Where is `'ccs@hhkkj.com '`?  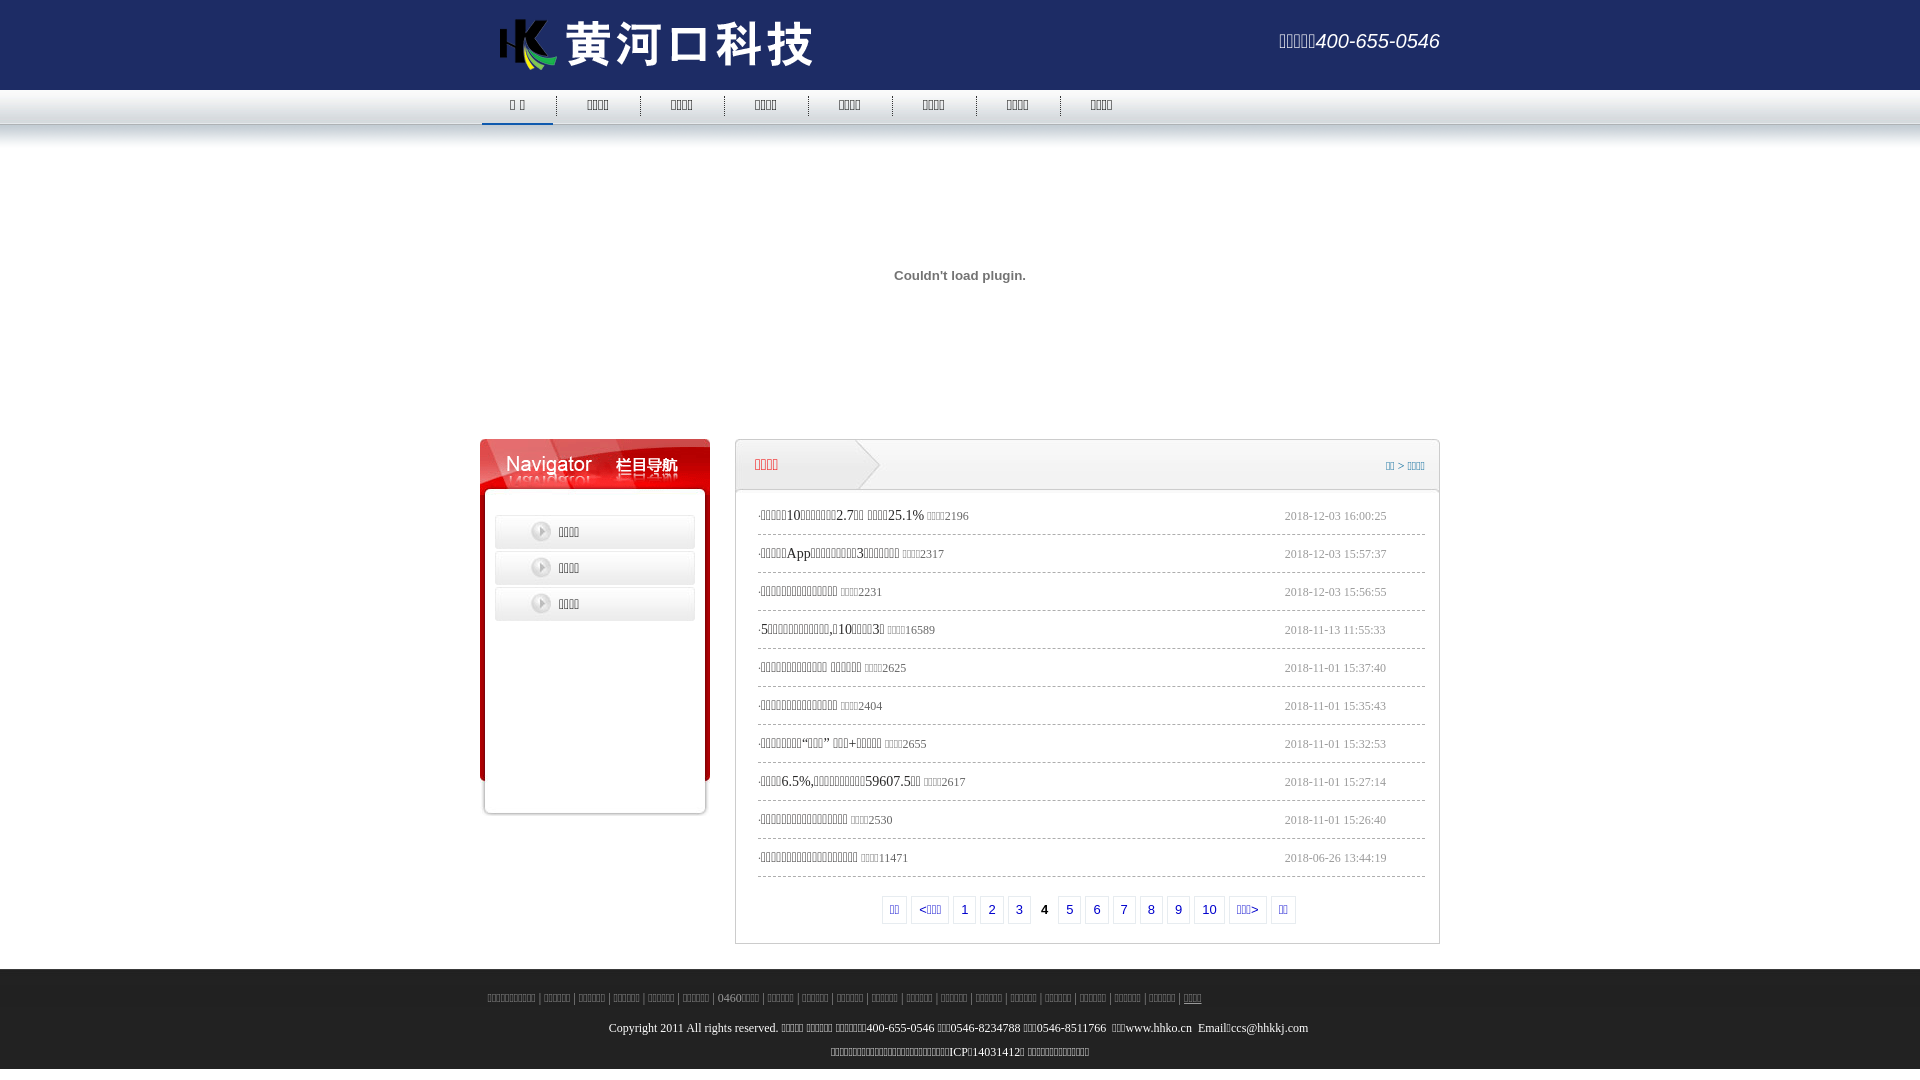
'ccs@hhkkj.com ' is located at coordinates (1270, 1028).